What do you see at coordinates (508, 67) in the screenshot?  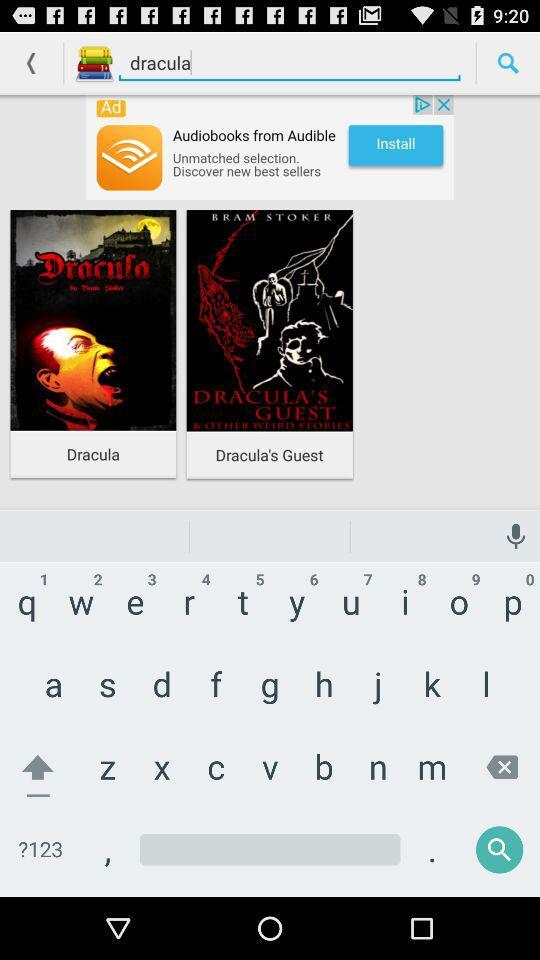 I see `the search icon` at bounding box center [508, 67].